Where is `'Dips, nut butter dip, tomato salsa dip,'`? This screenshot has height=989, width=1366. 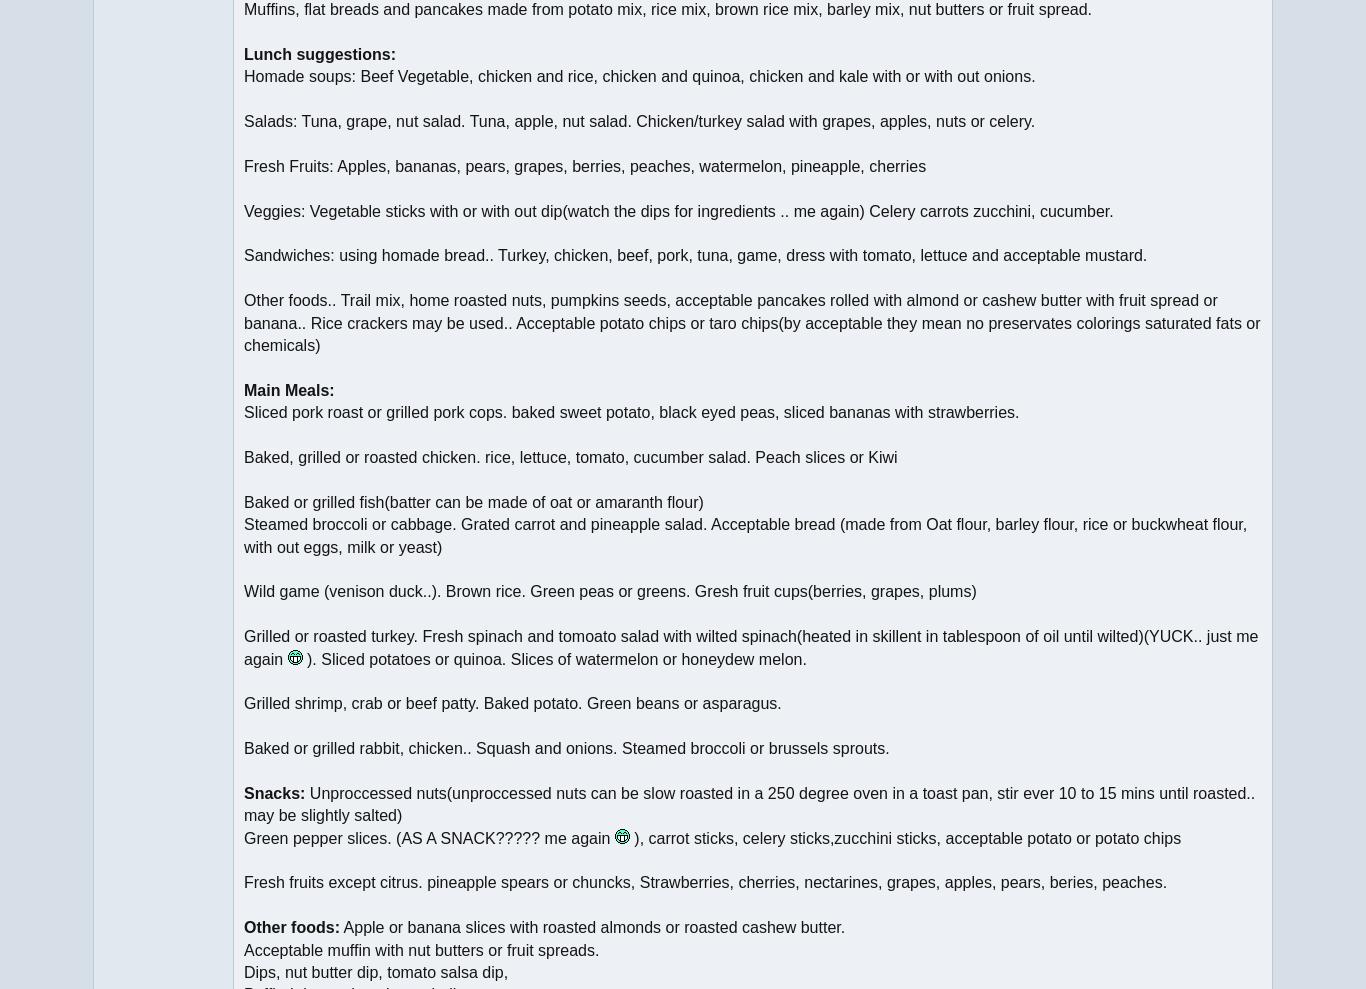 'Dips, nut butter dip, tomato salsa dip,' is located at coordinates (375, 971).